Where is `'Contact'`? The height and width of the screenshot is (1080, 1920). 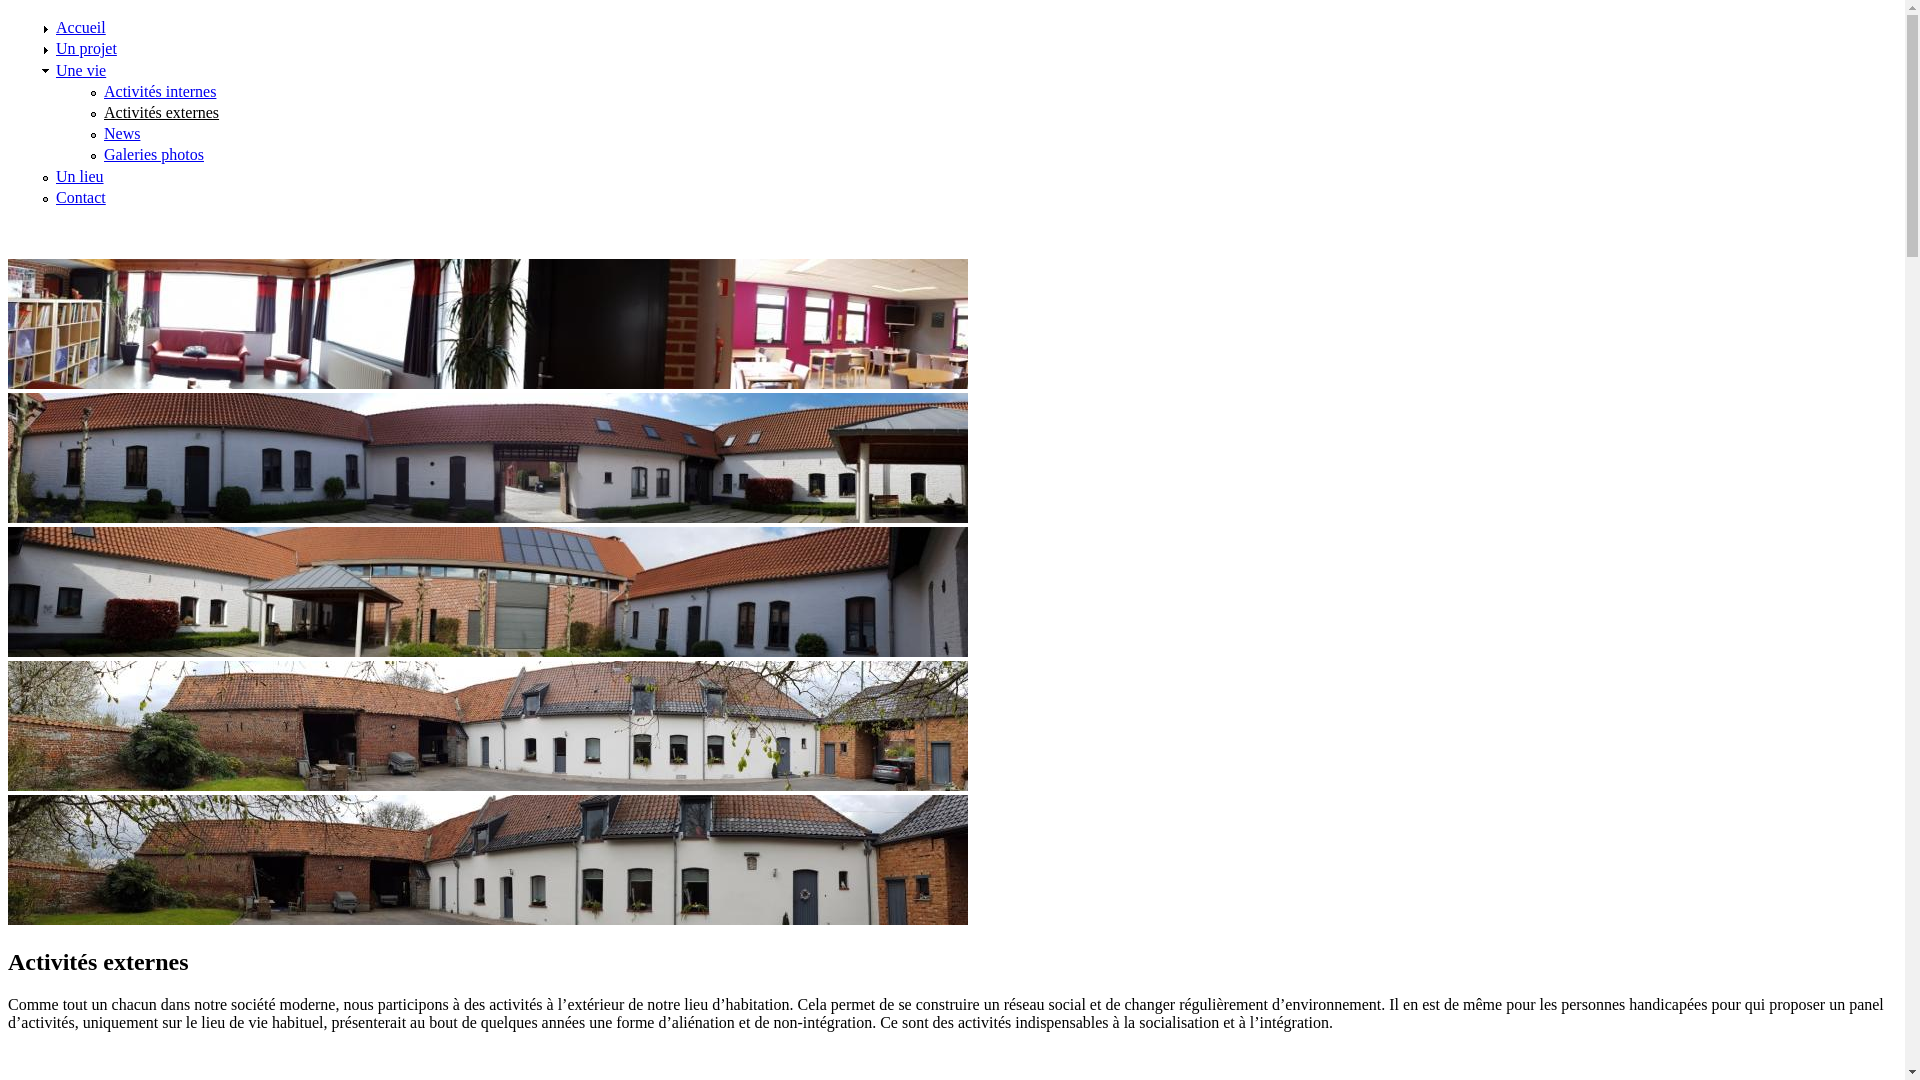 'Contact' is located at coordinates (80, 197).